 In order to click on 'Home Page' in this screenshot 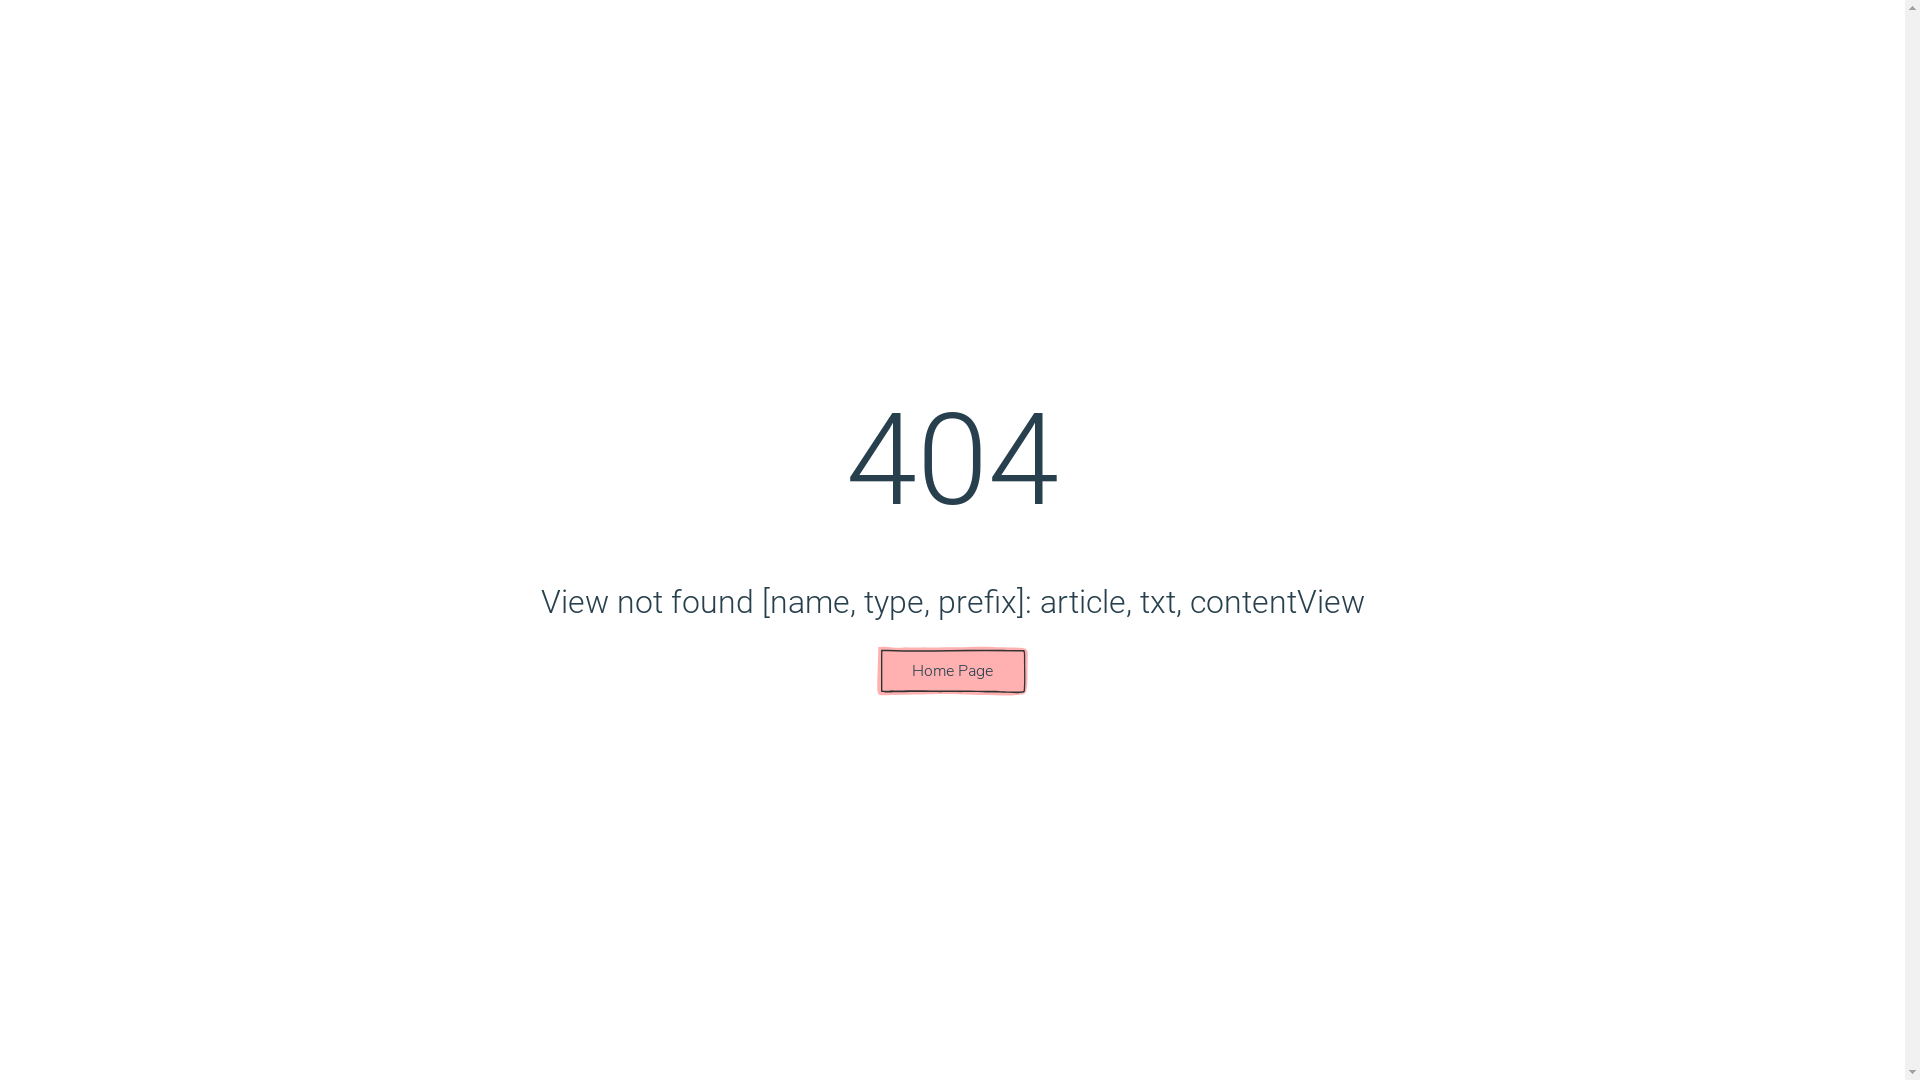, I will do `click(951, 671)`.